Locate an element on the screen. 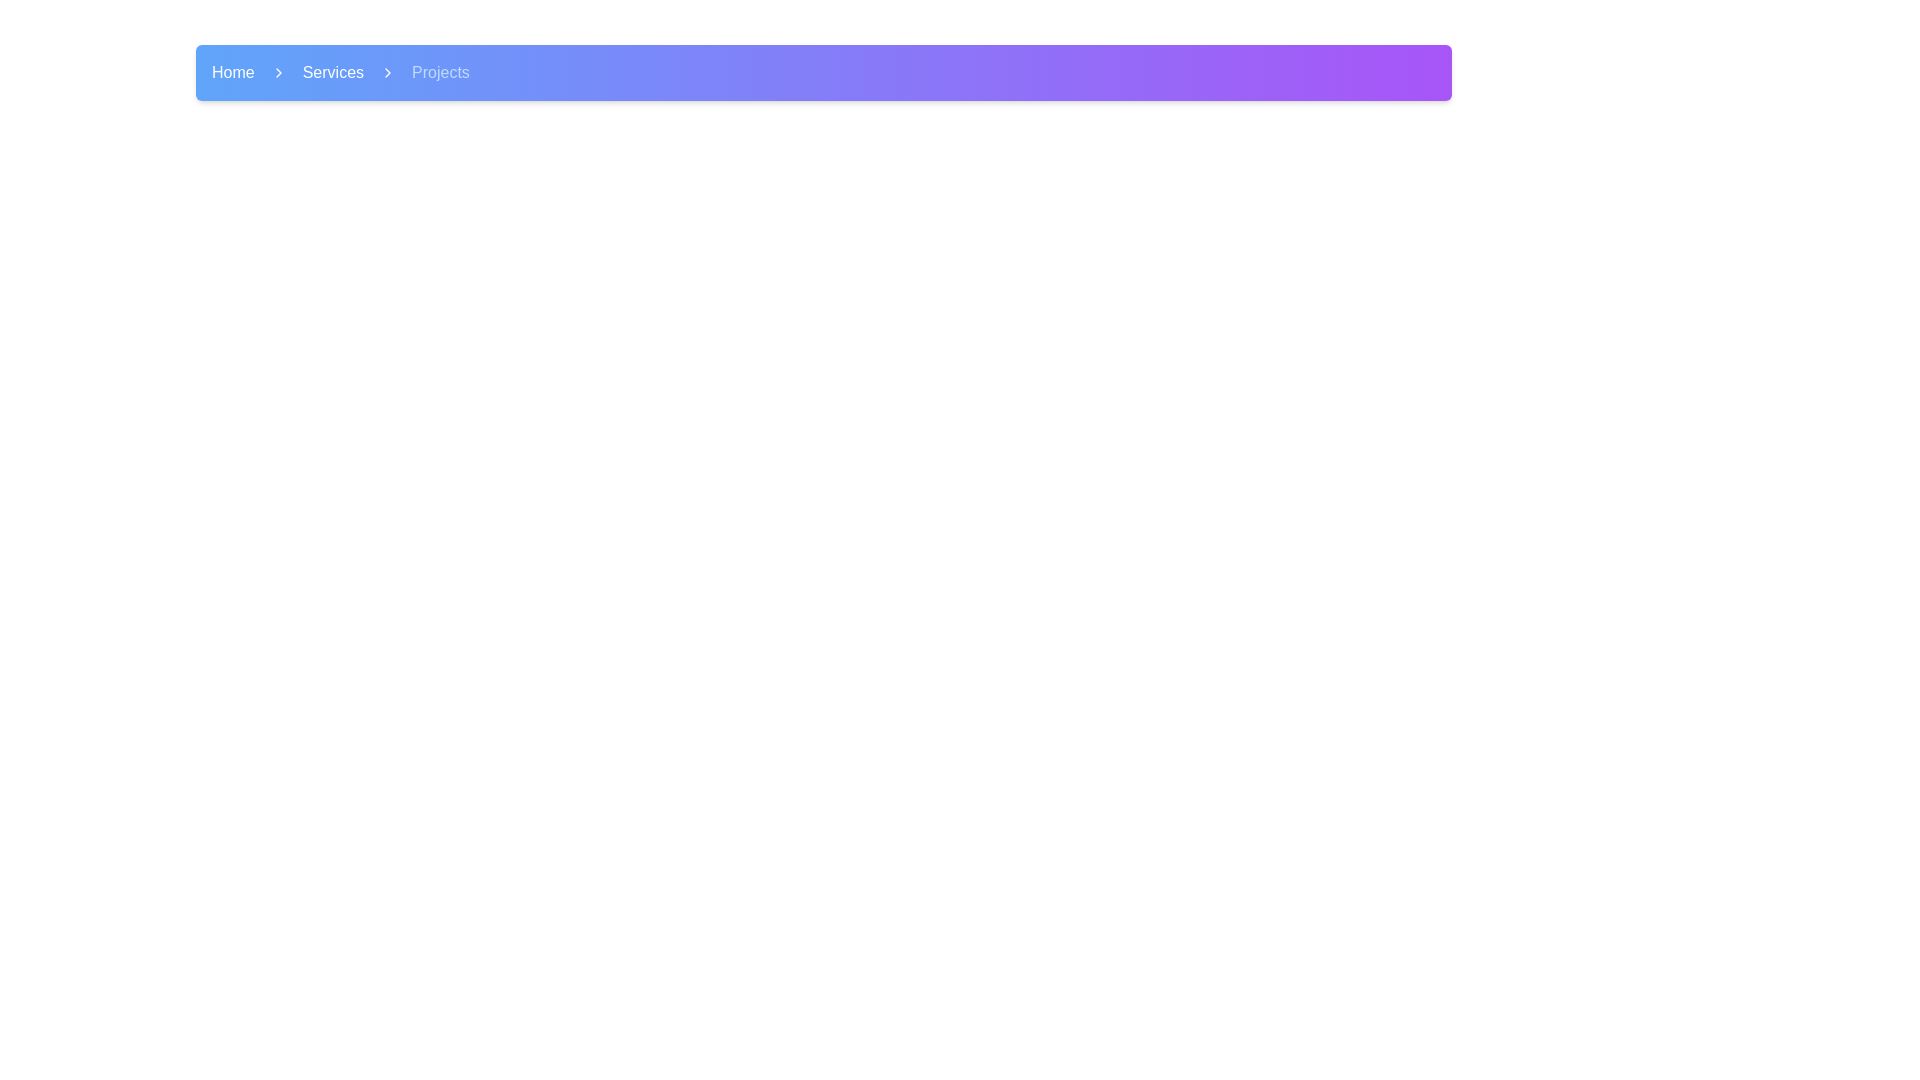 This screenshot has height=1080, width=1920. the 'Services' text link in the breadcrumb navigation bar for keyboard navigation is located at coordinates (333, 72).